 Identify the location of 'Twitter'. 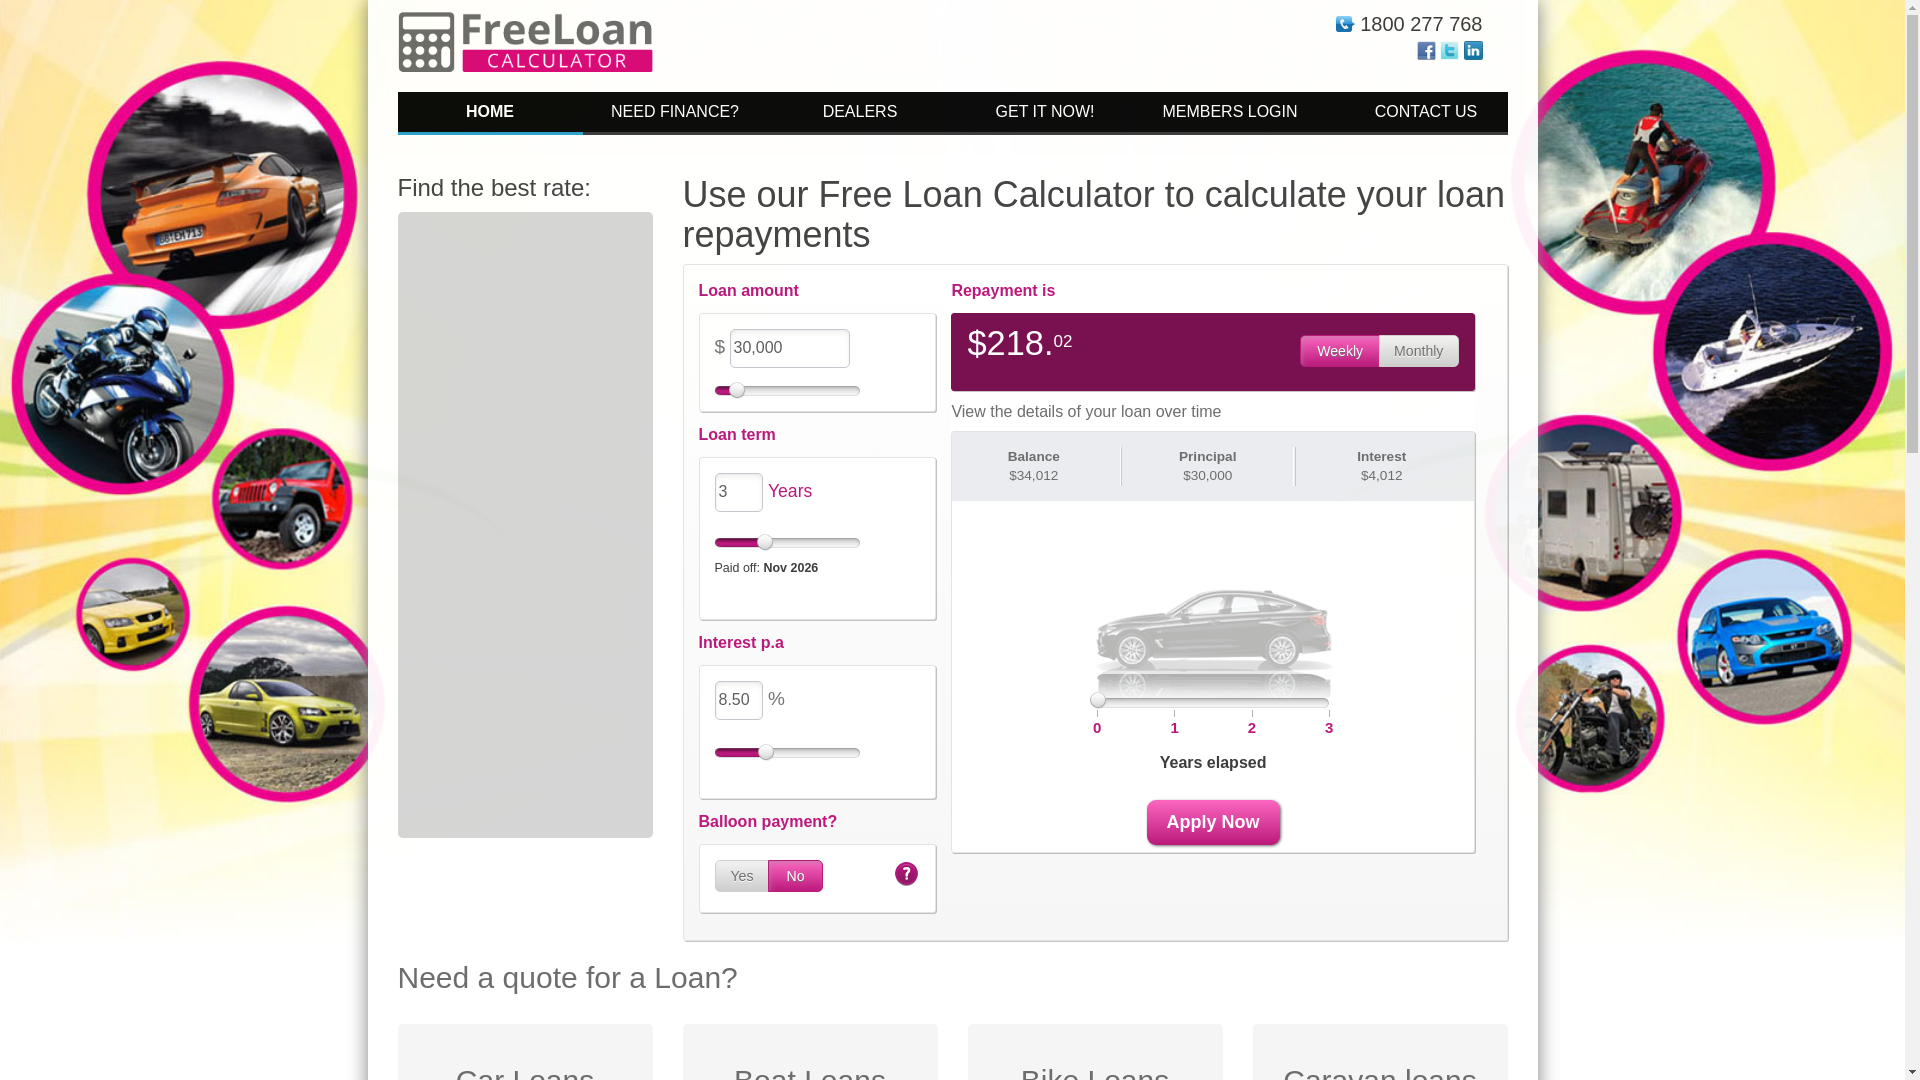
(1449, 48).